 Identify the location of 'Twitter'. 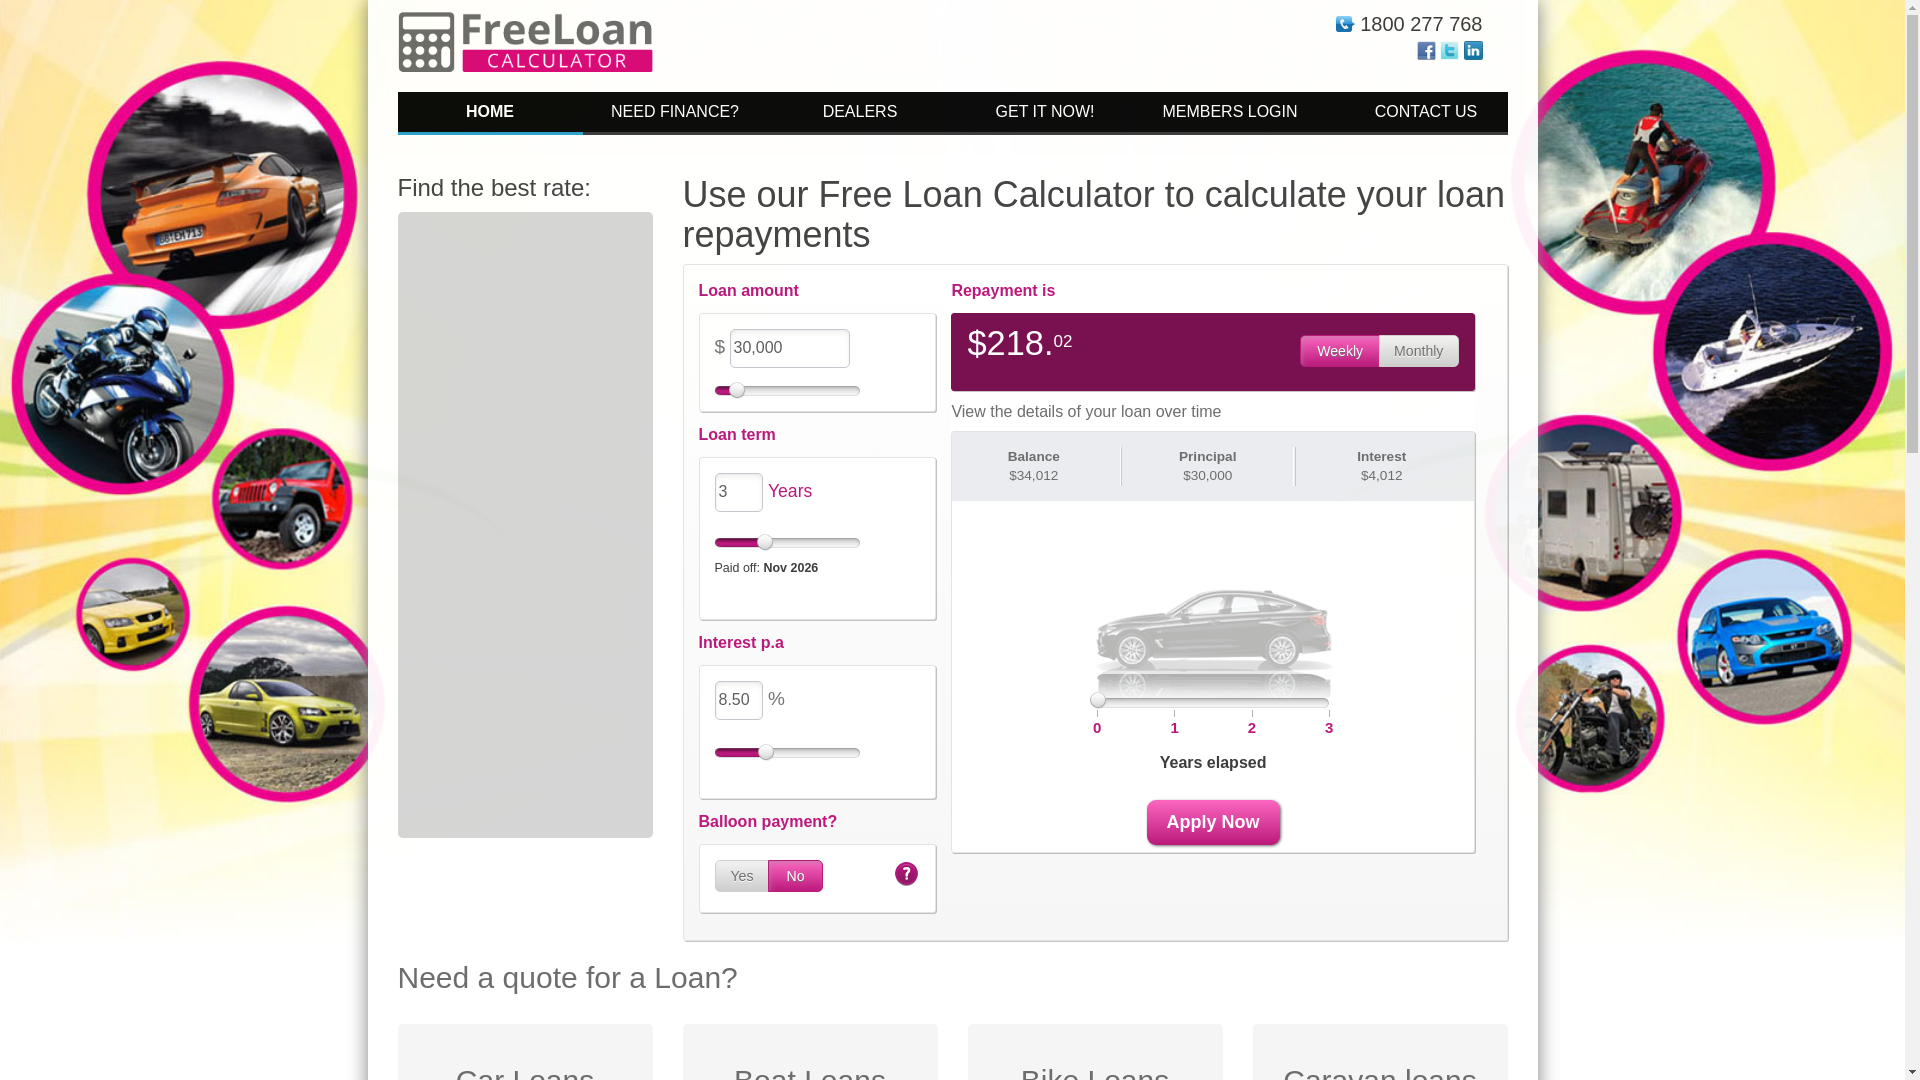
(1449, 48).